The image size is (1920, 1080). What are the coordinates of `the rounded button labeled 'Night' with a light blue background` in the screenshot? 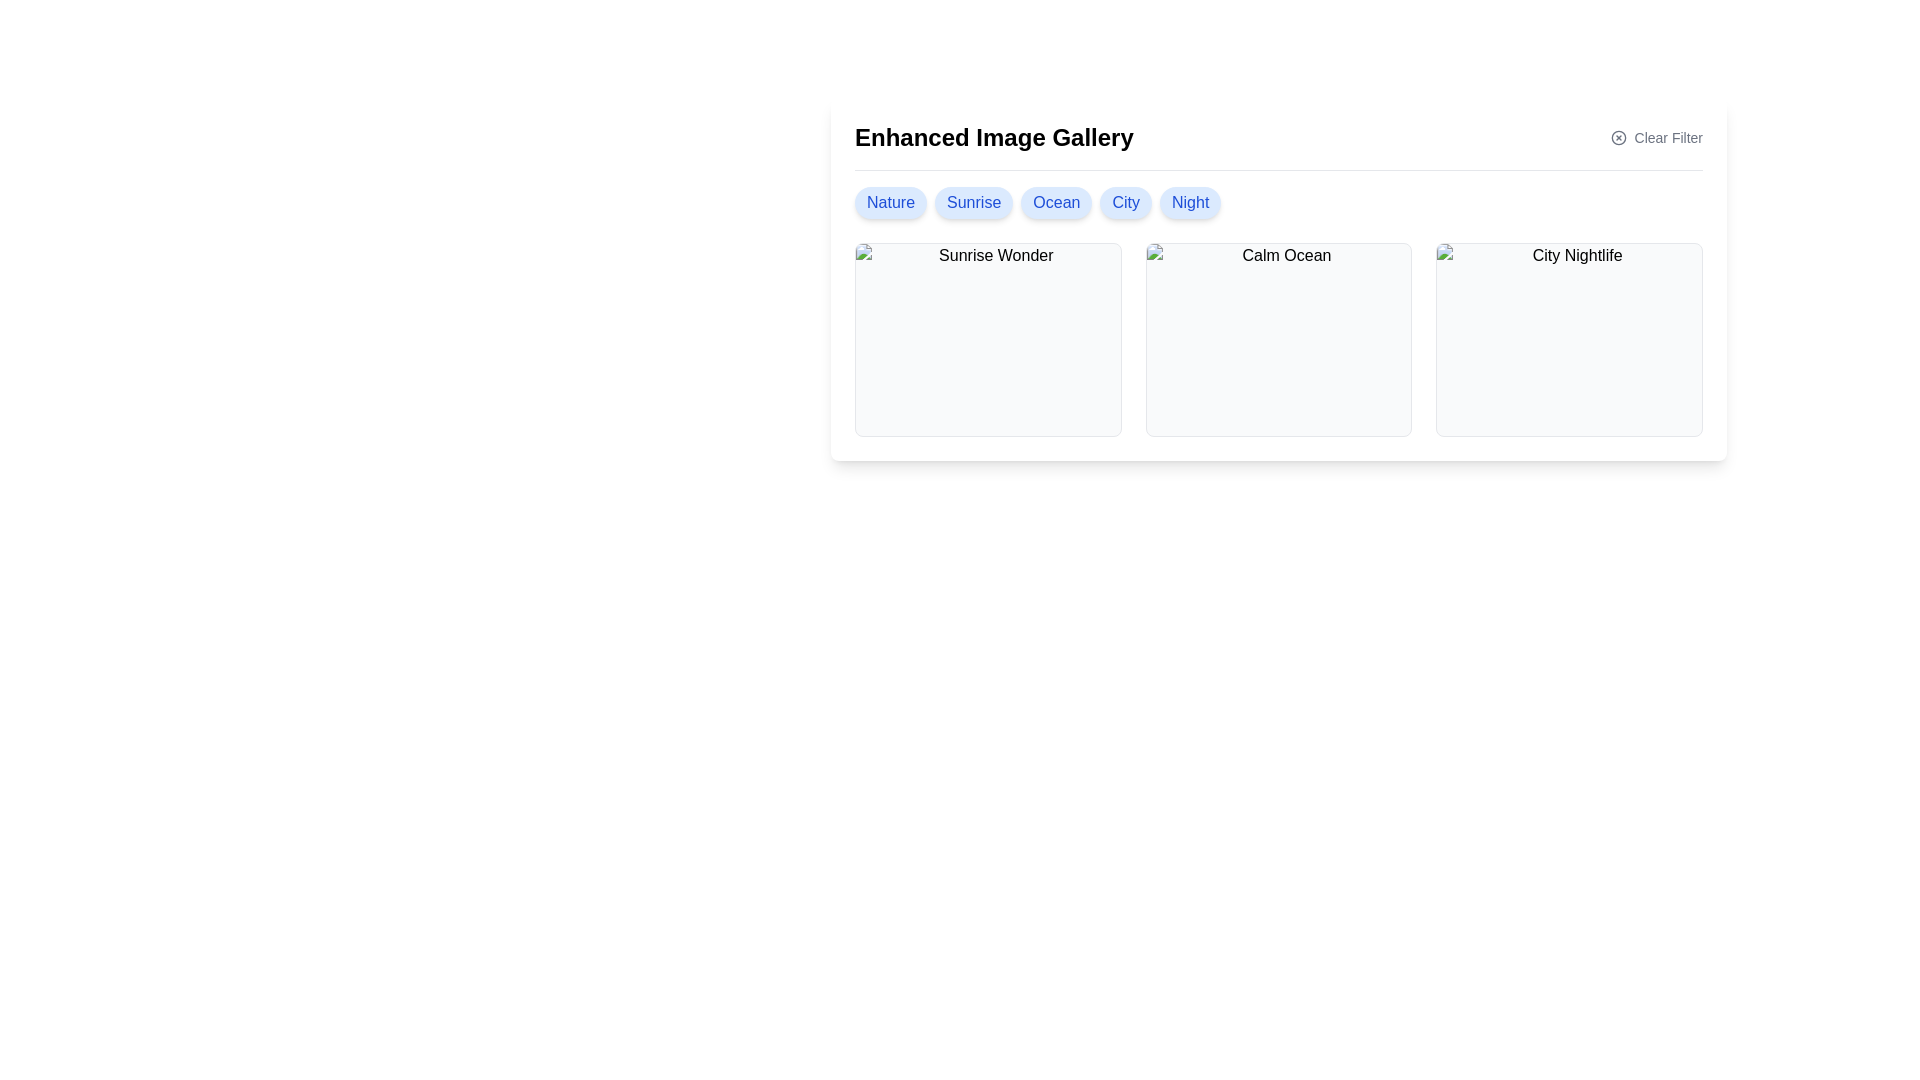 It's located at (1190, 203).